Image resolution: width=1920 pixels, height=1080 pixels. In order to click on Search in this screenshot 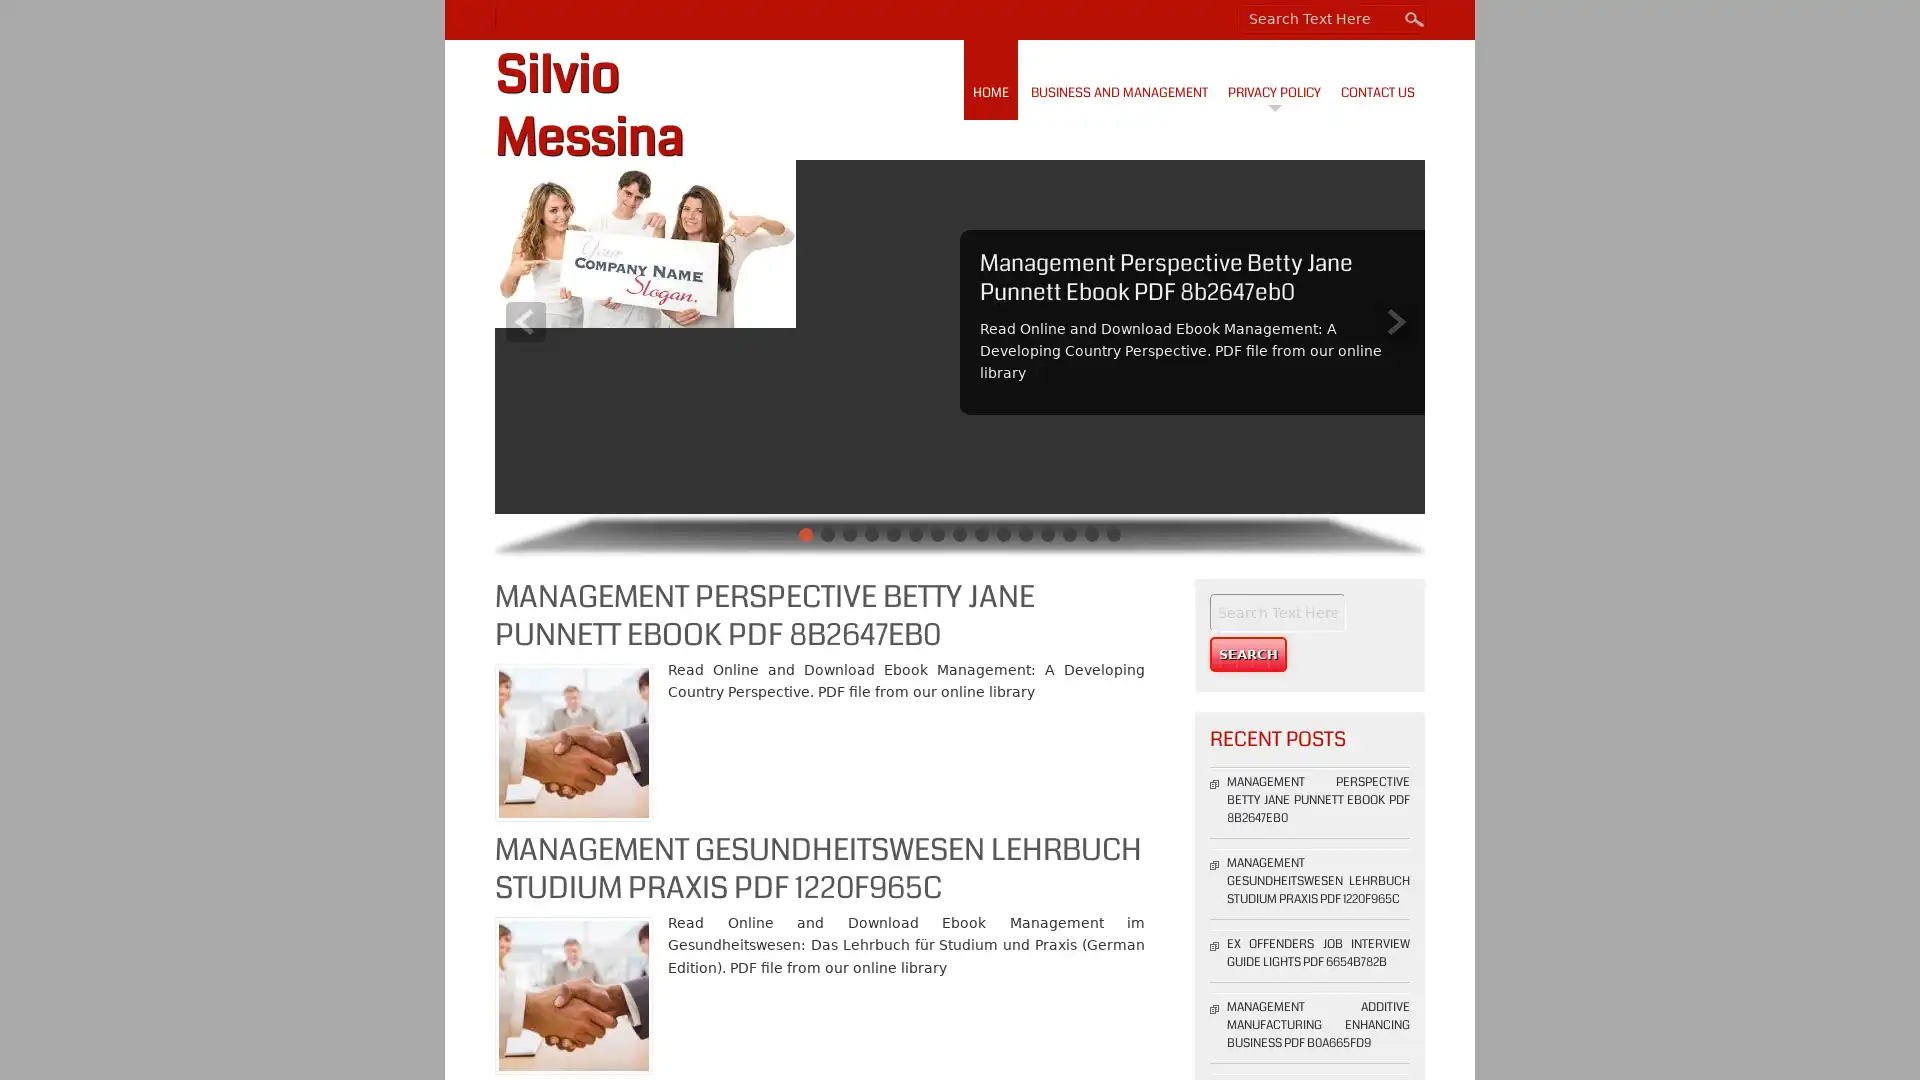, I will do `click(1247, 654)`.